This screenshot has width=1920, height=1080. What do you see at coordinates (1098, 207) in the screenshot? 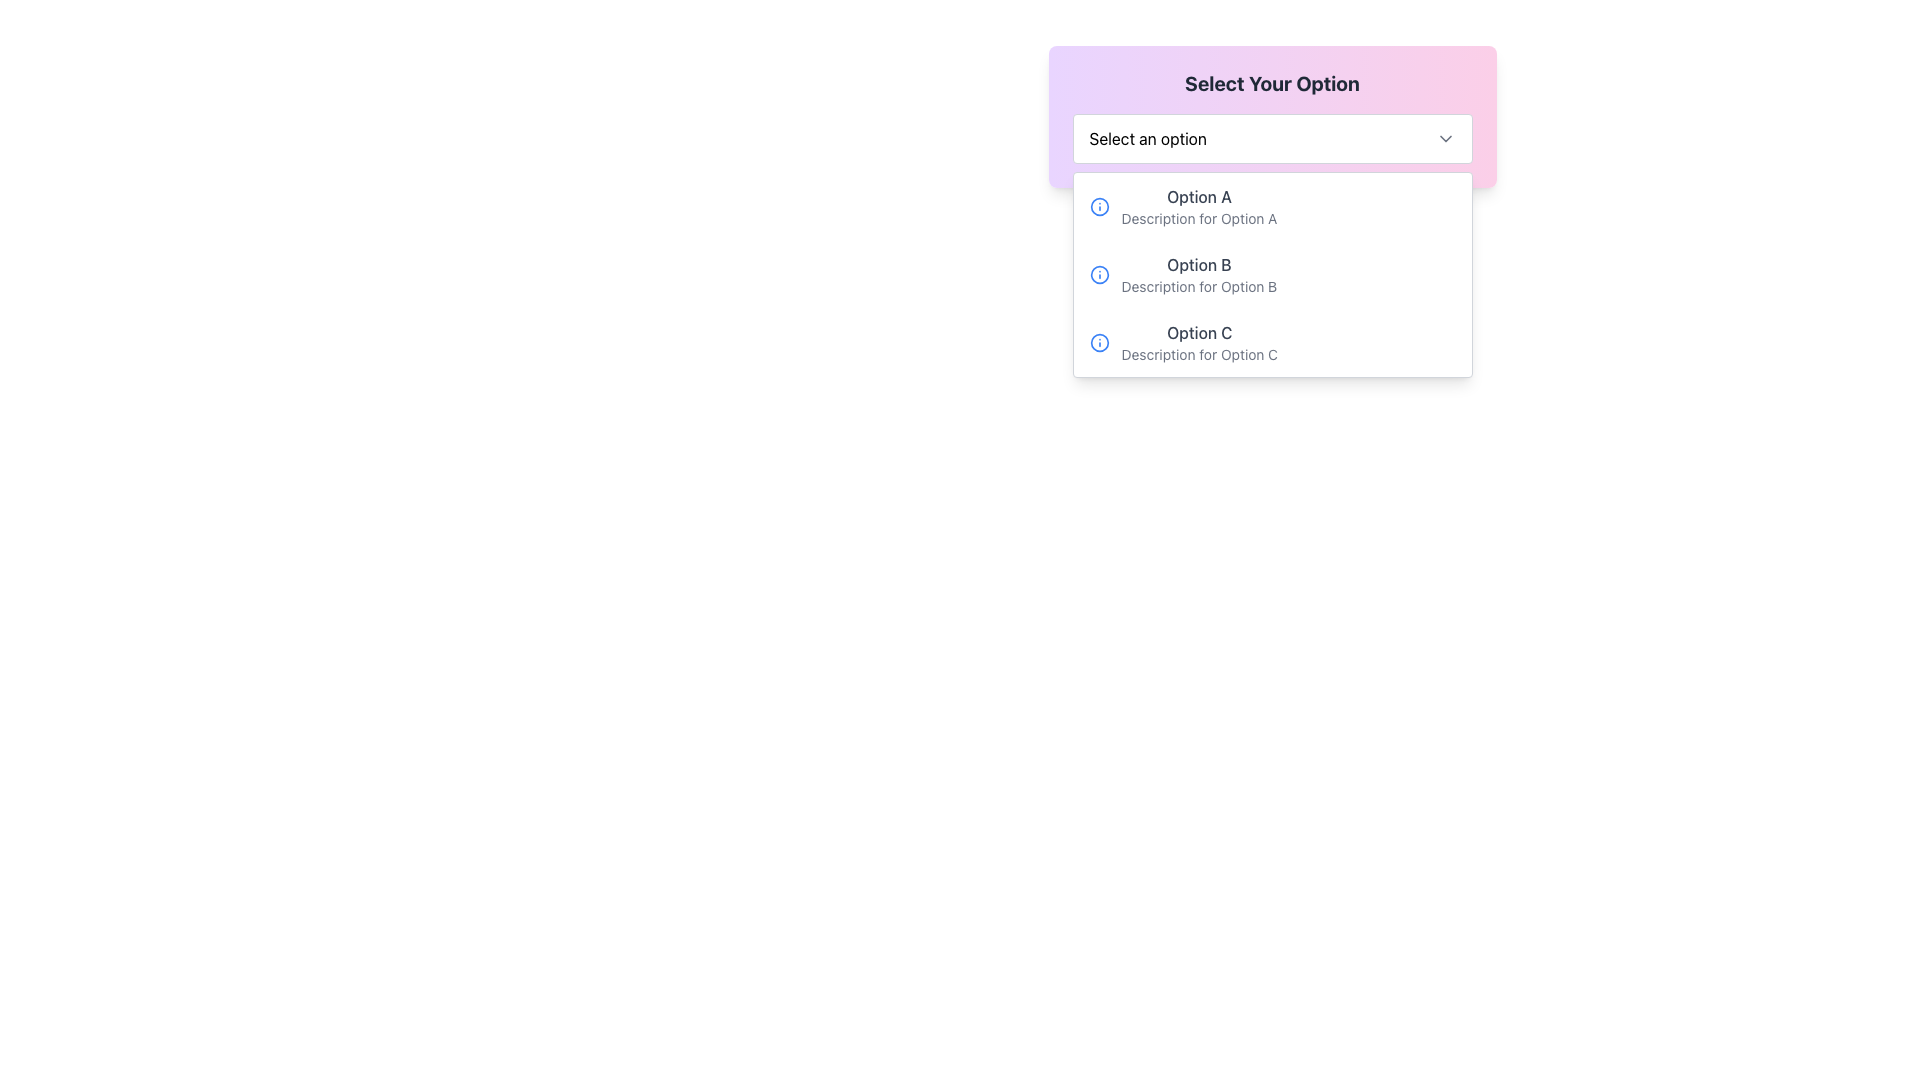
I see `the circular blue icon with a white center and an exclamation mark, located to the left of 'Option A' in the dropdown list` at bounding box center [1098, 207].